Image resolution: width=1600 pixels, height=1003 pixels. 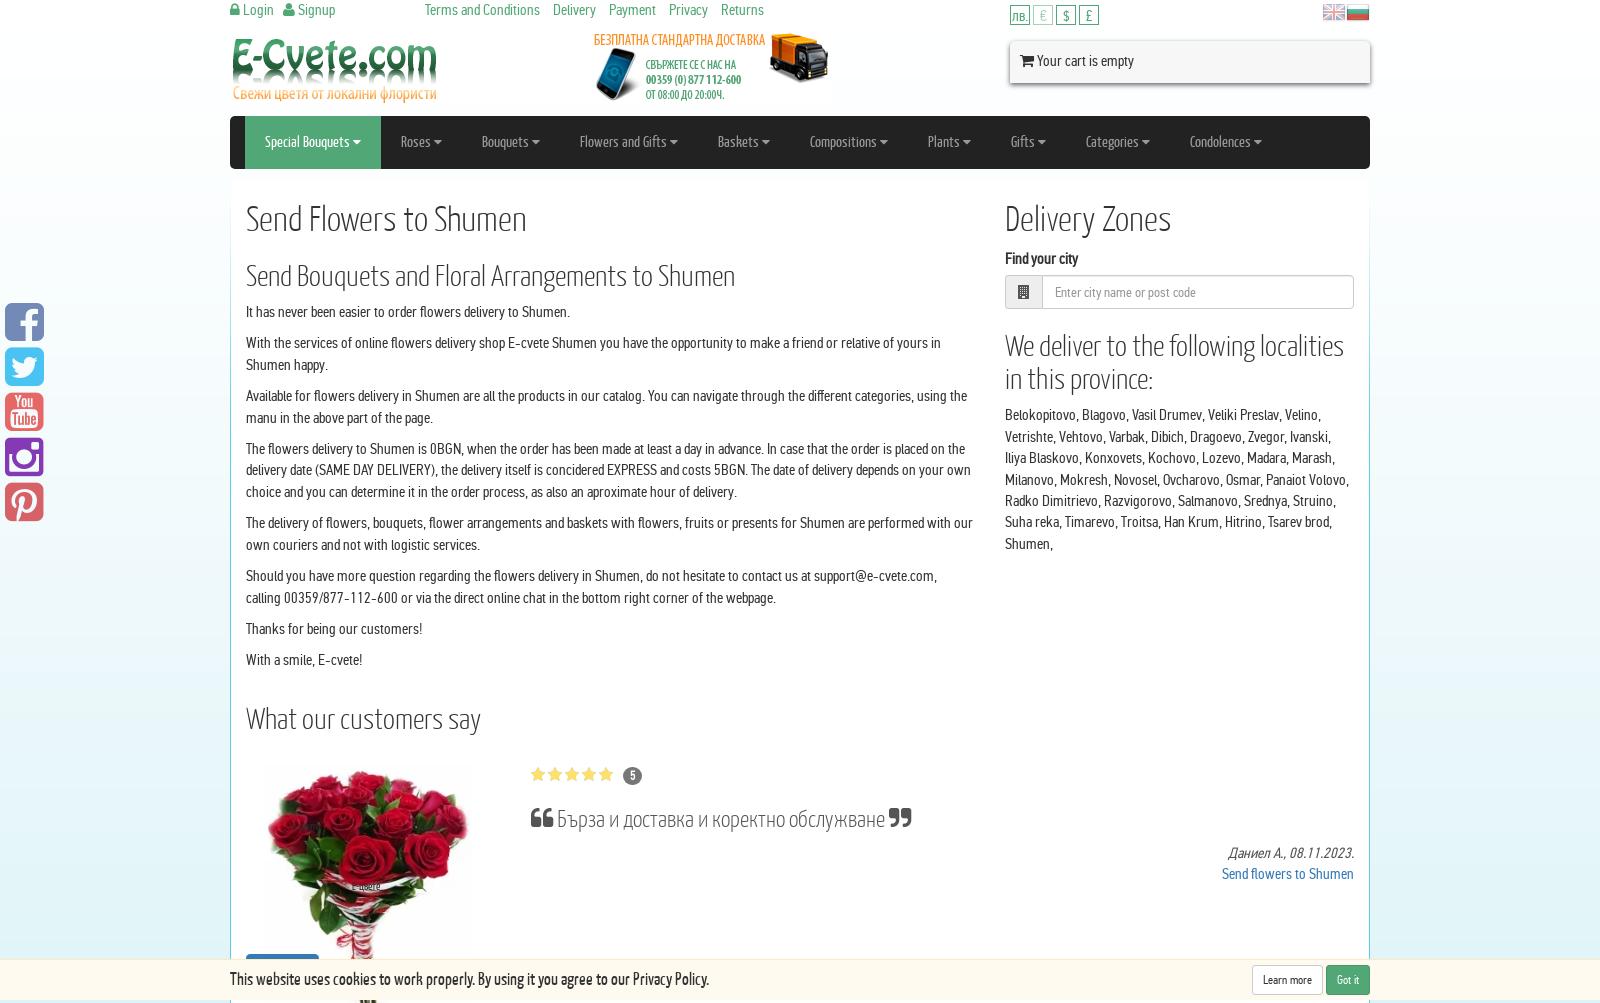 What do you see at coordinates (529, 575) in the screenshot?
I see `'Should you have more question regarding the flowers delivery in Shumen, do not hesitate to contact us at'` at bounding box center [529, 575].